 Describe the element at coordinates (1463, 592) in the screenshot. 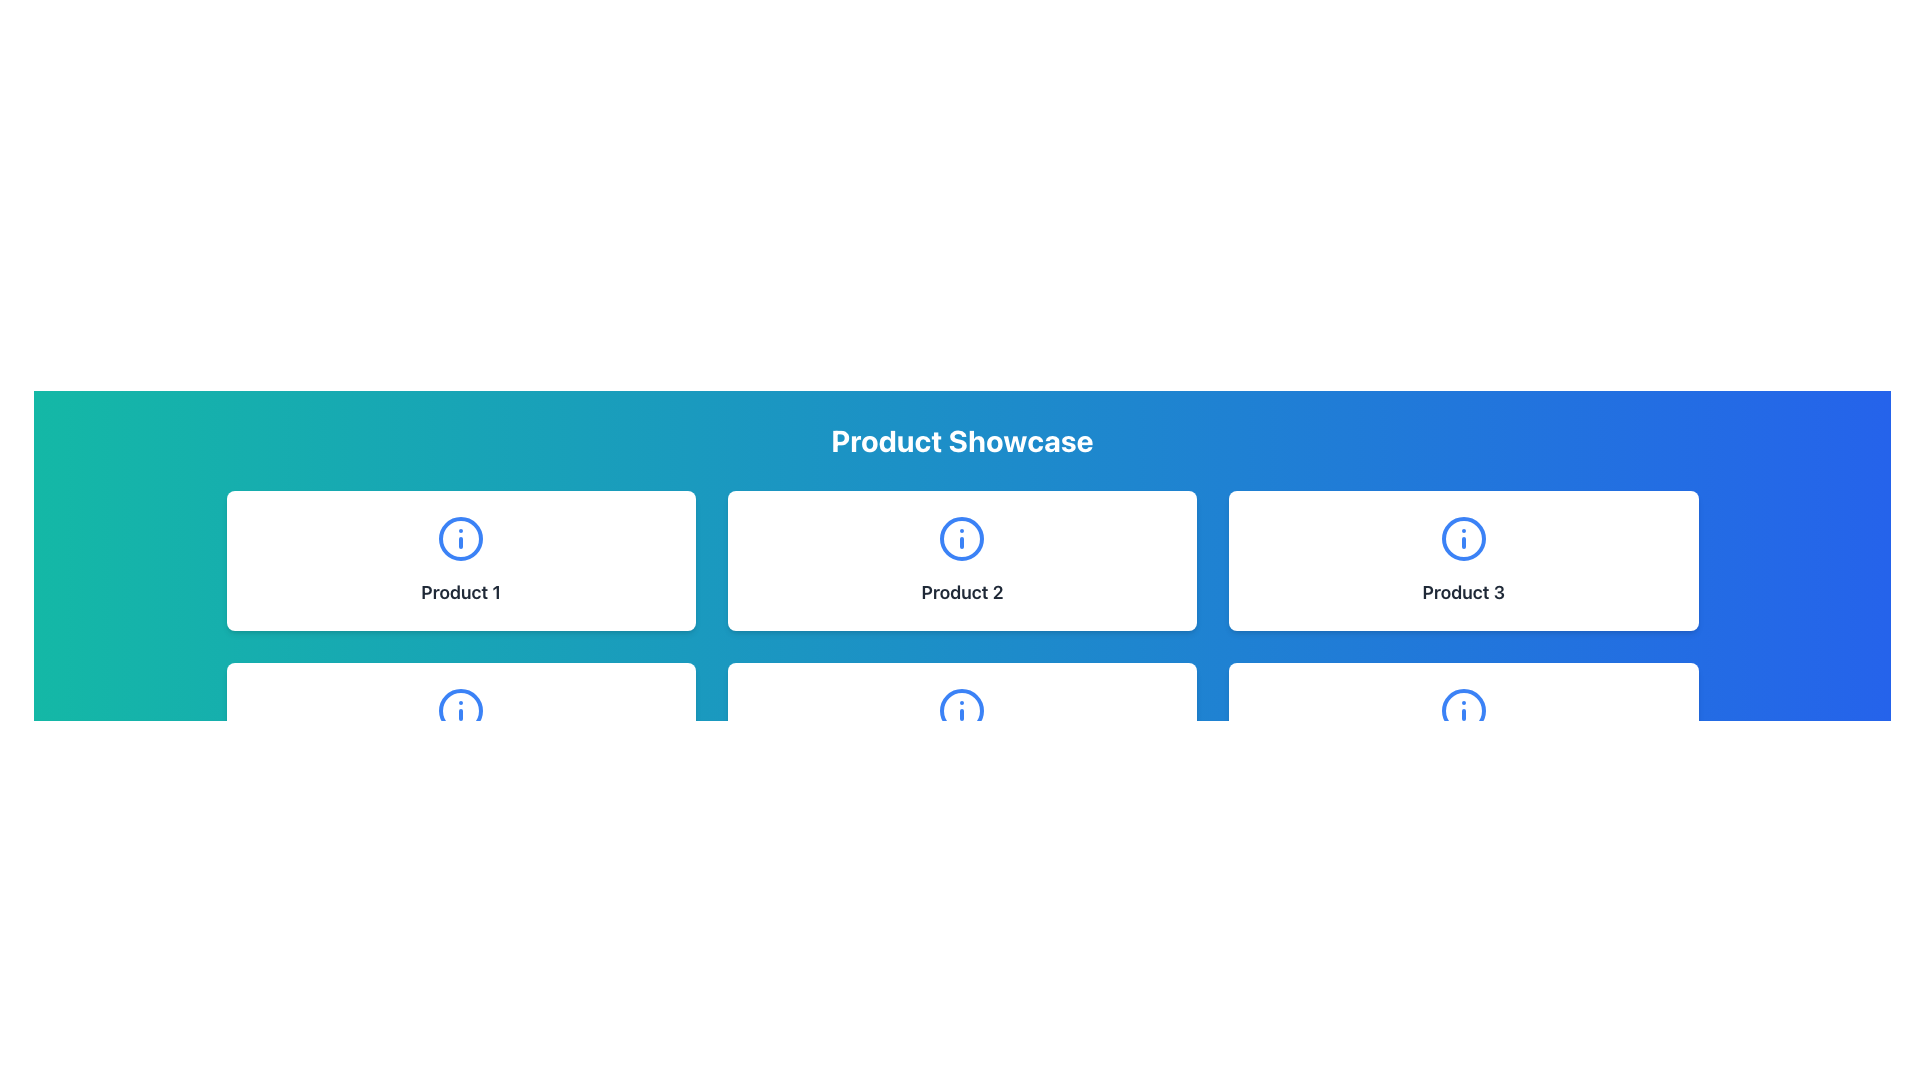

I see `bold text label displaying 'Product 3' located at the bottom center of the white card beneath the circular information icon` at that location.